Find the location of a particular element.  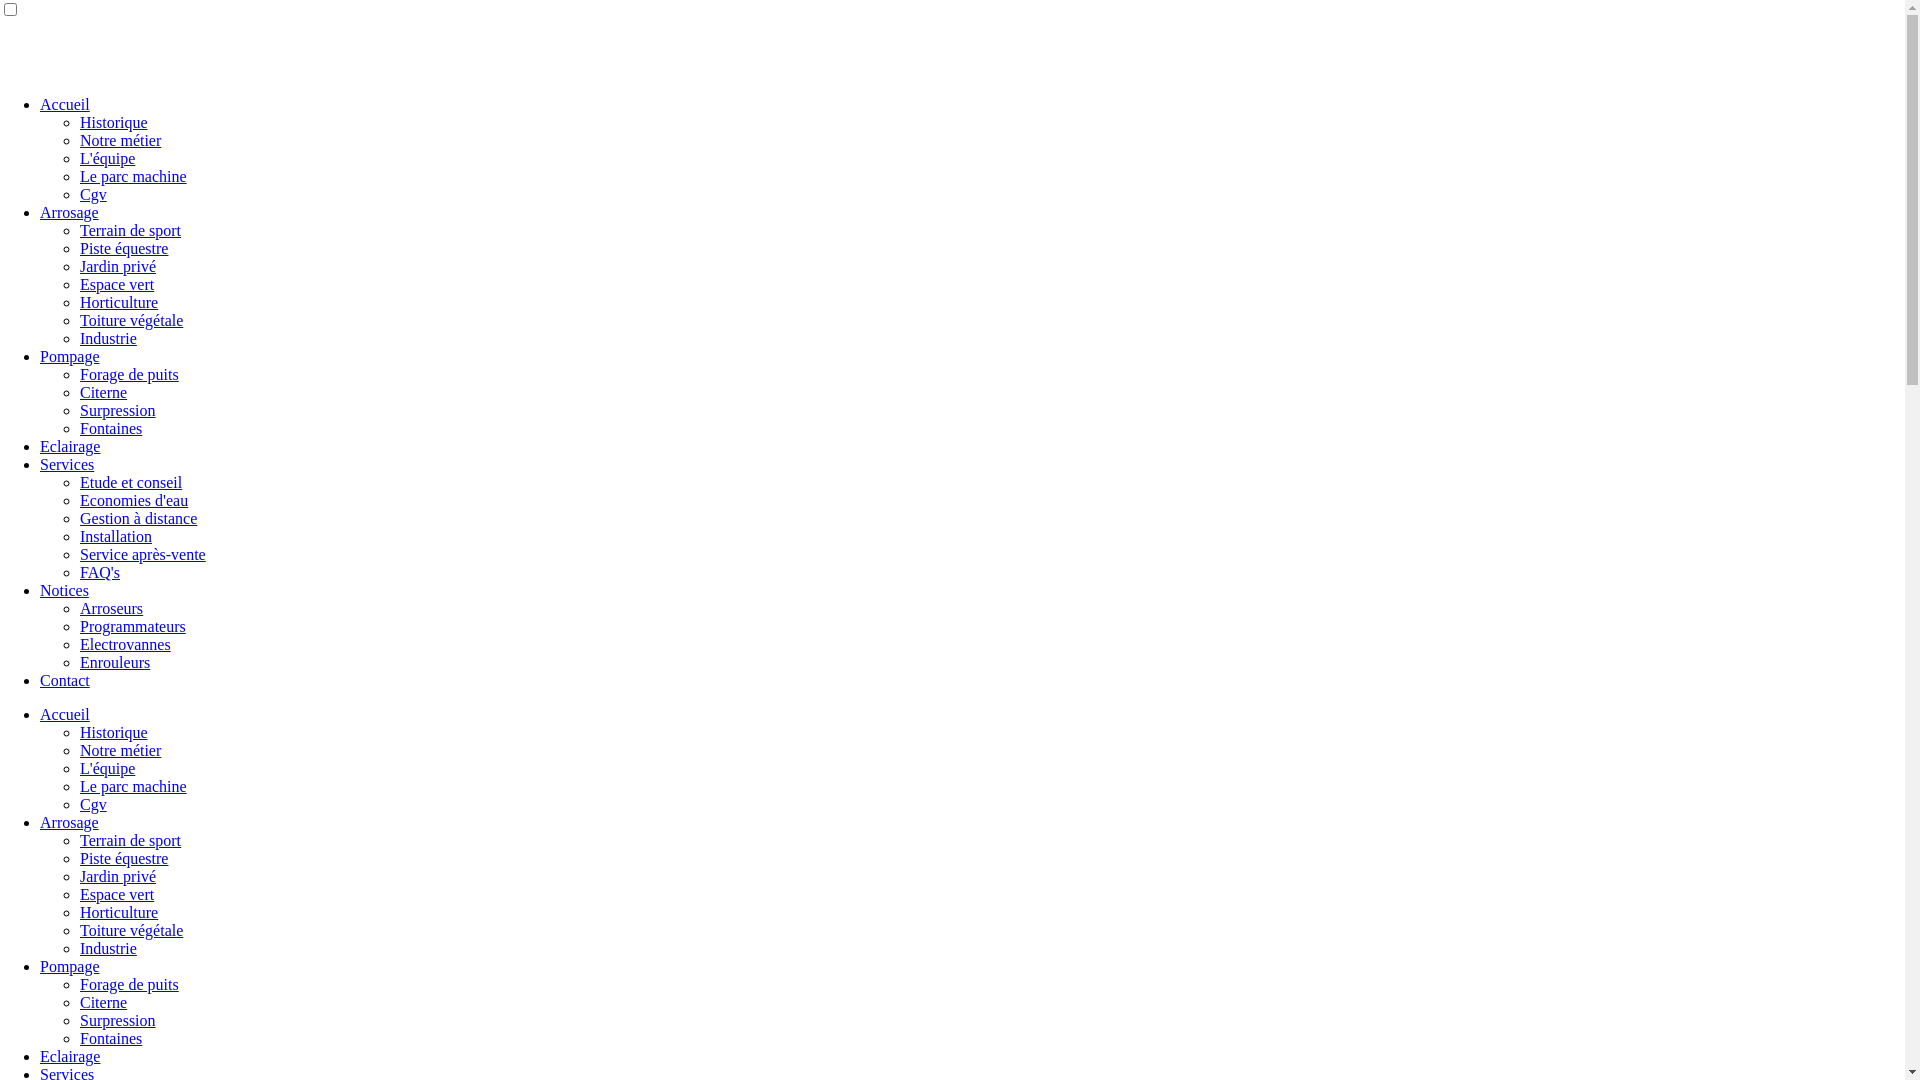

'Eclairage' is located at coordinates (39, 1055).